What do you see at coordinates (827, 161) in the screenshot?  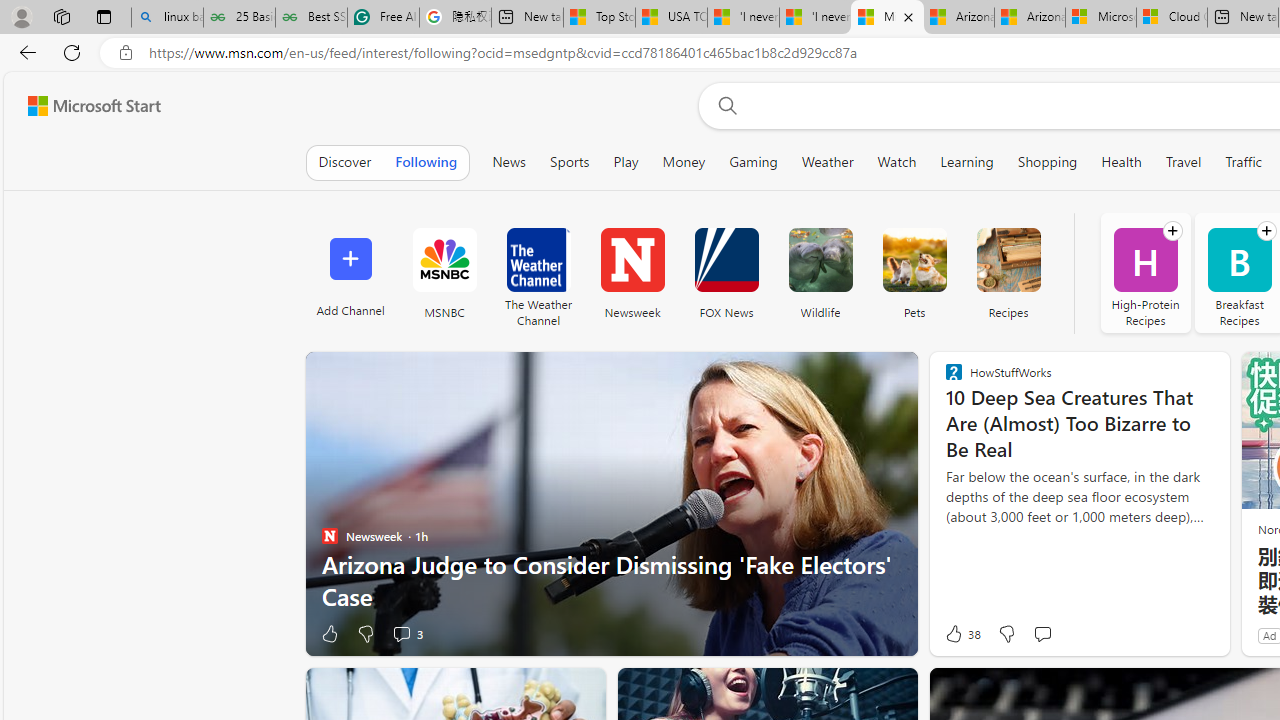 I see `'Weather'` at bounding box center [827, 161].